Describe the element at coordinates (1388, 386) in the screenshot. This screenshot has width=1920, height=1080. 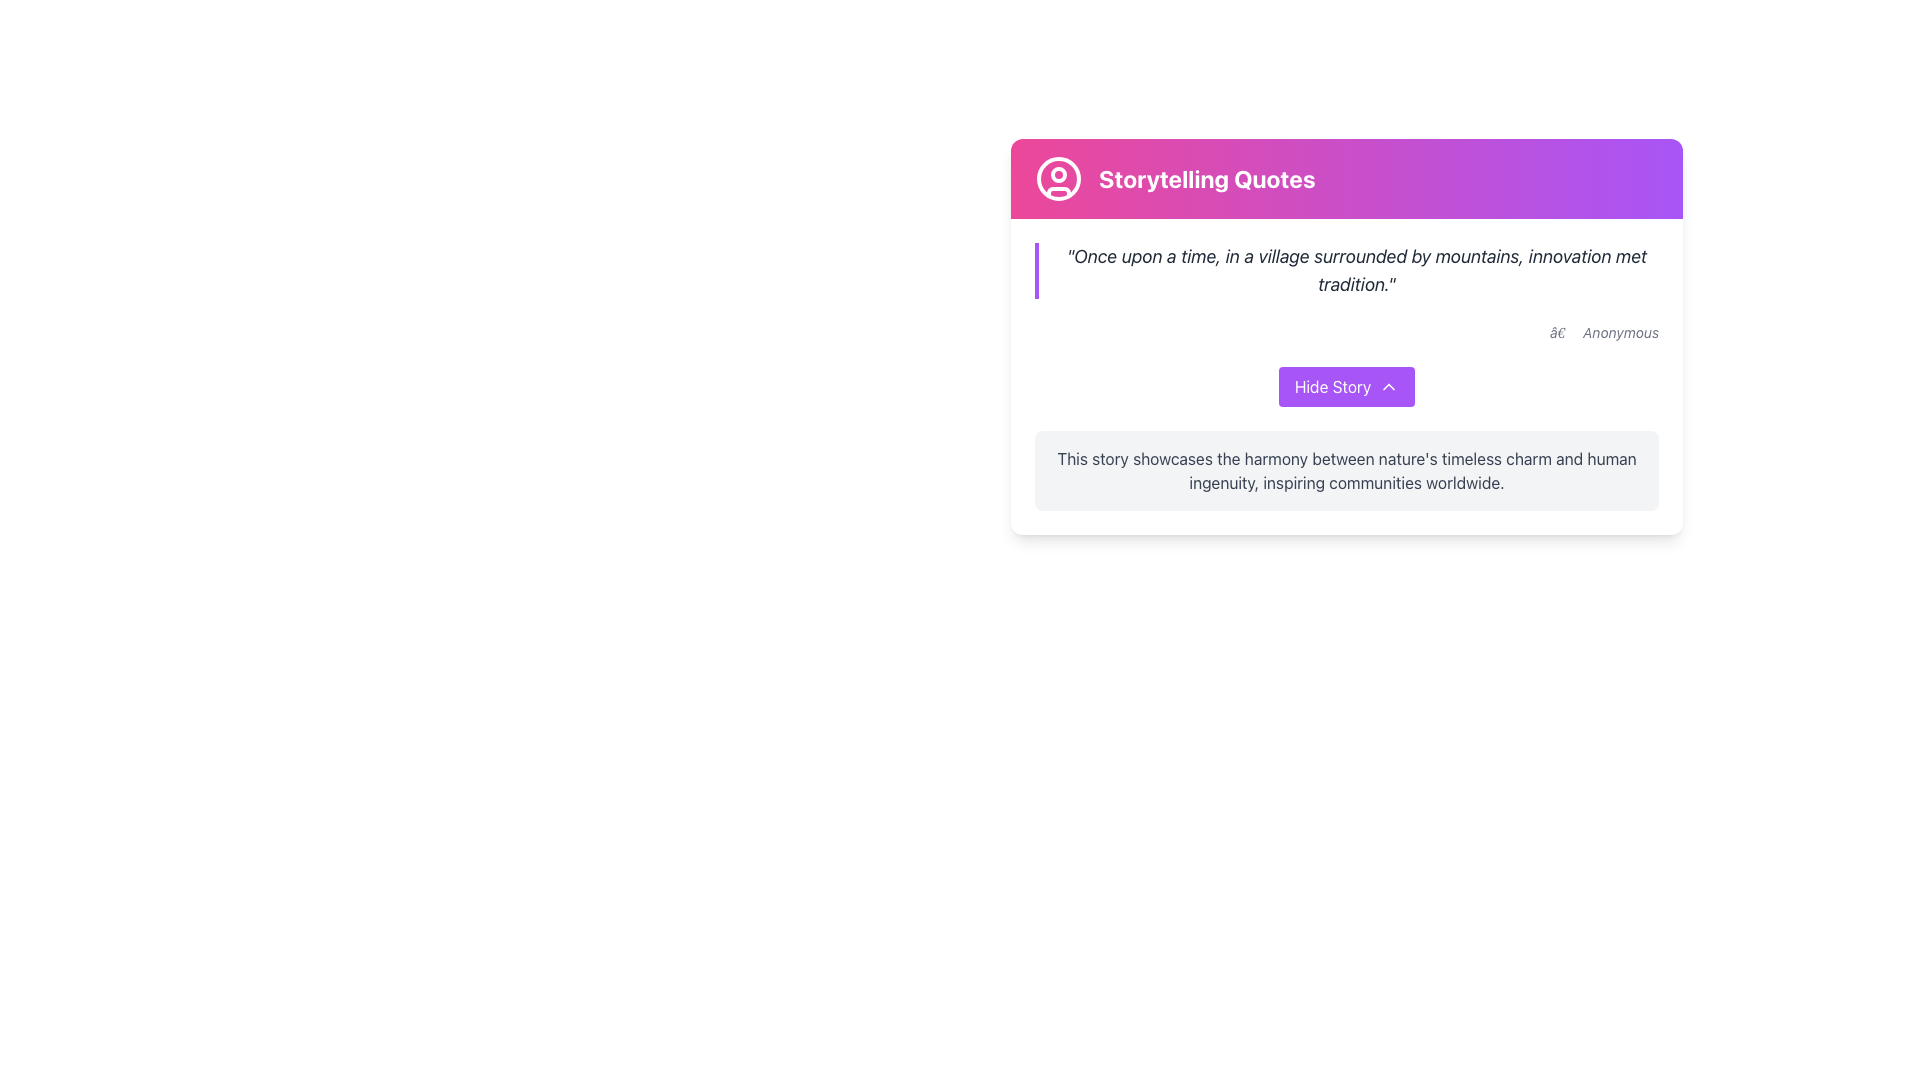
I see `the collapsible/expandable icon located inside the purple button labeled 'Hide Story'` at that location.